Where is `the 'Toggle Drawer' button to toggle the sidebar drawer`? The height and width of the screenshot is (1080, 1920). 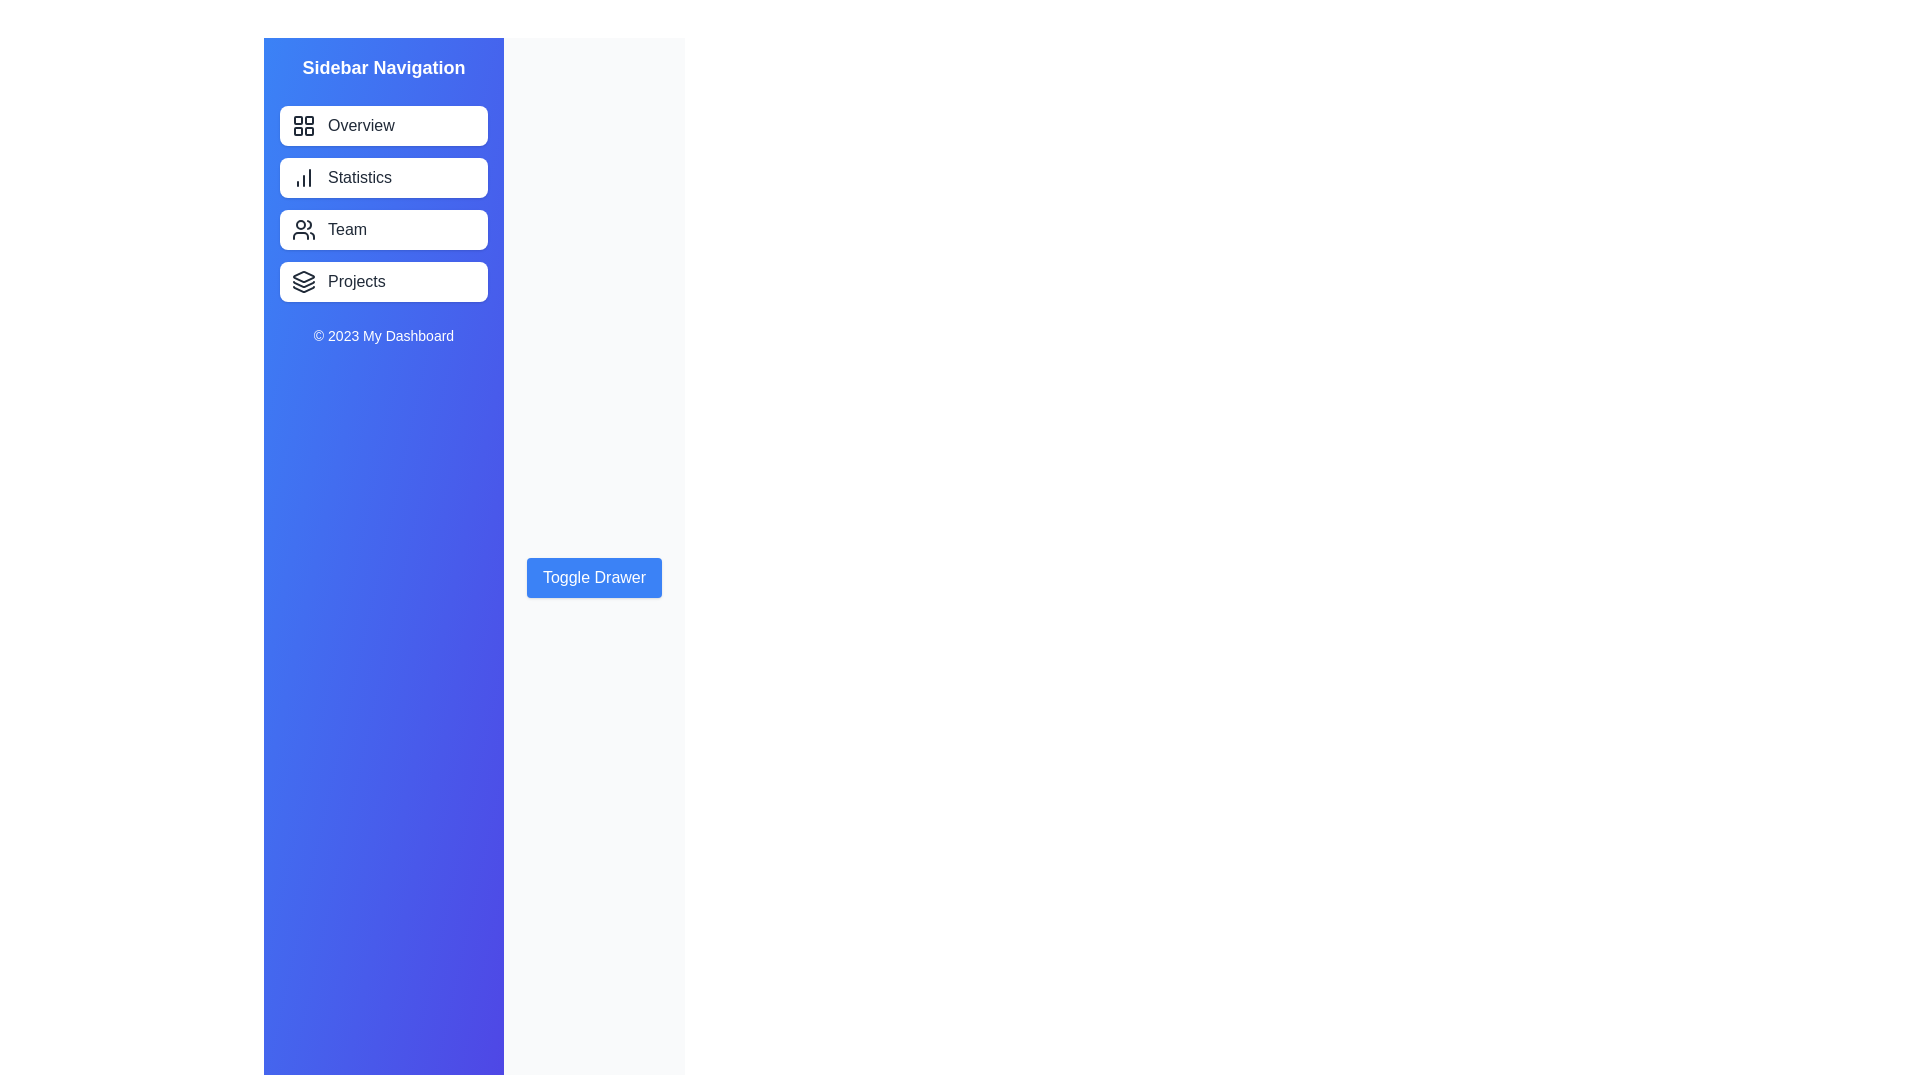 the 'Toggle Drawer' button to toggle the sidebar drawer is located at coordinates (593, 578).